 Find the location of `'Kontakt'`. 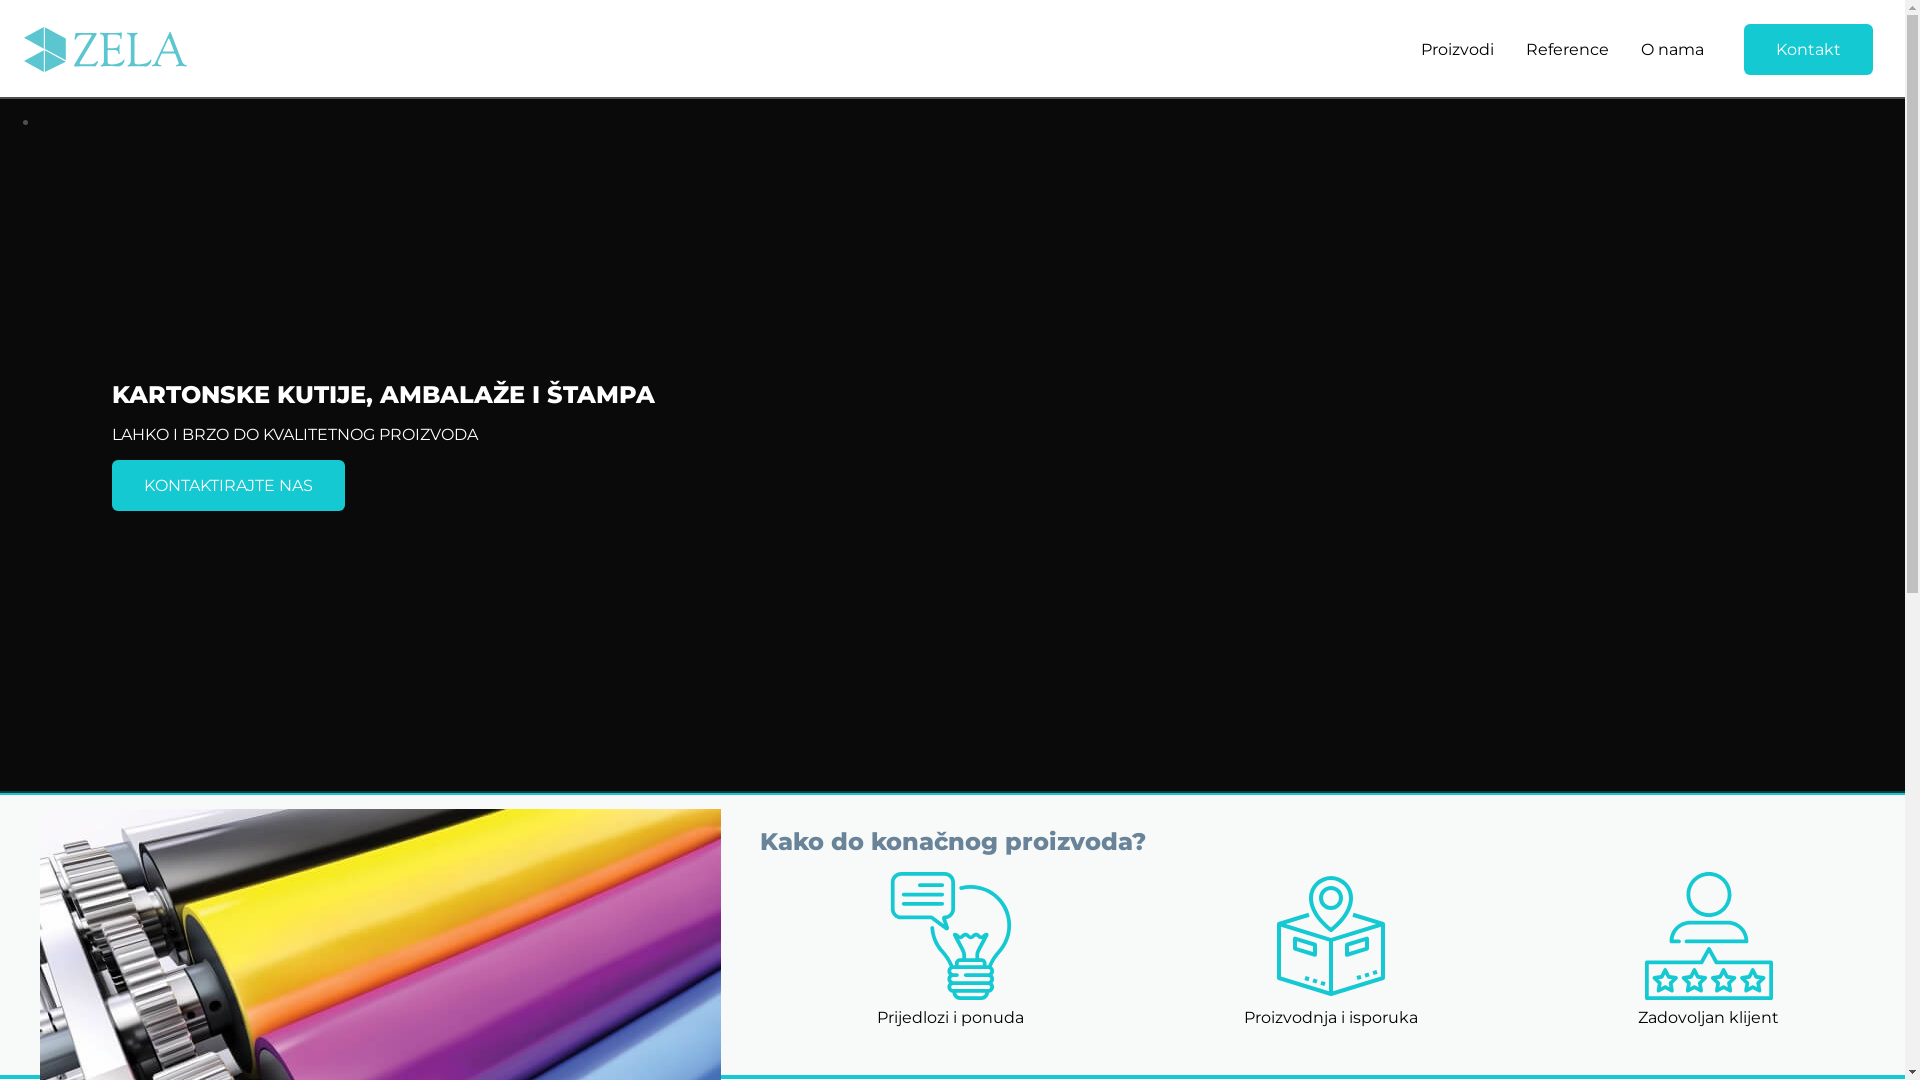

'Kontakt' is located at coordinates (1742, 48).